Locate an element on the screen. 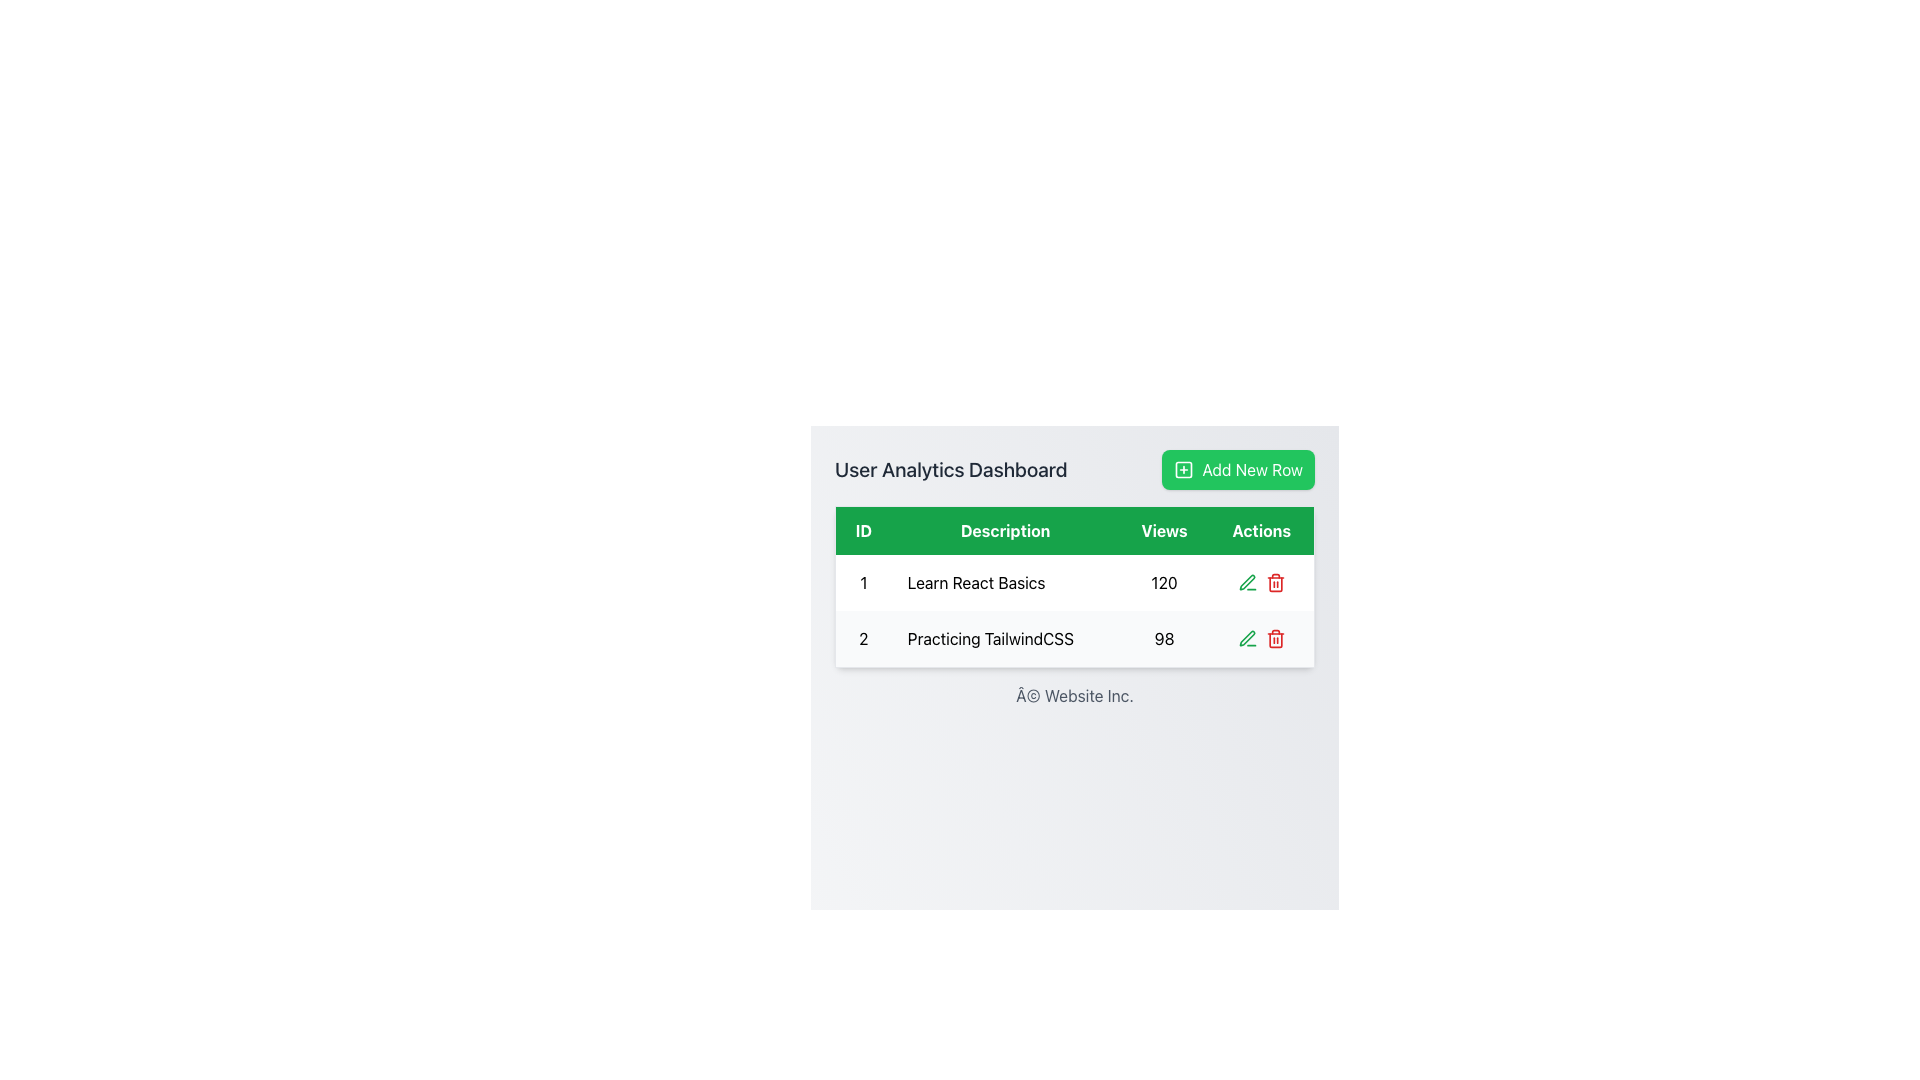 Image resolution: width=1920 pixels, height=1080 pixels. 'Description' label located in the green rectangular header cell of the table, which is positioned between the 'ID' and 'Views' headers is located at coordinates (1005, 529).